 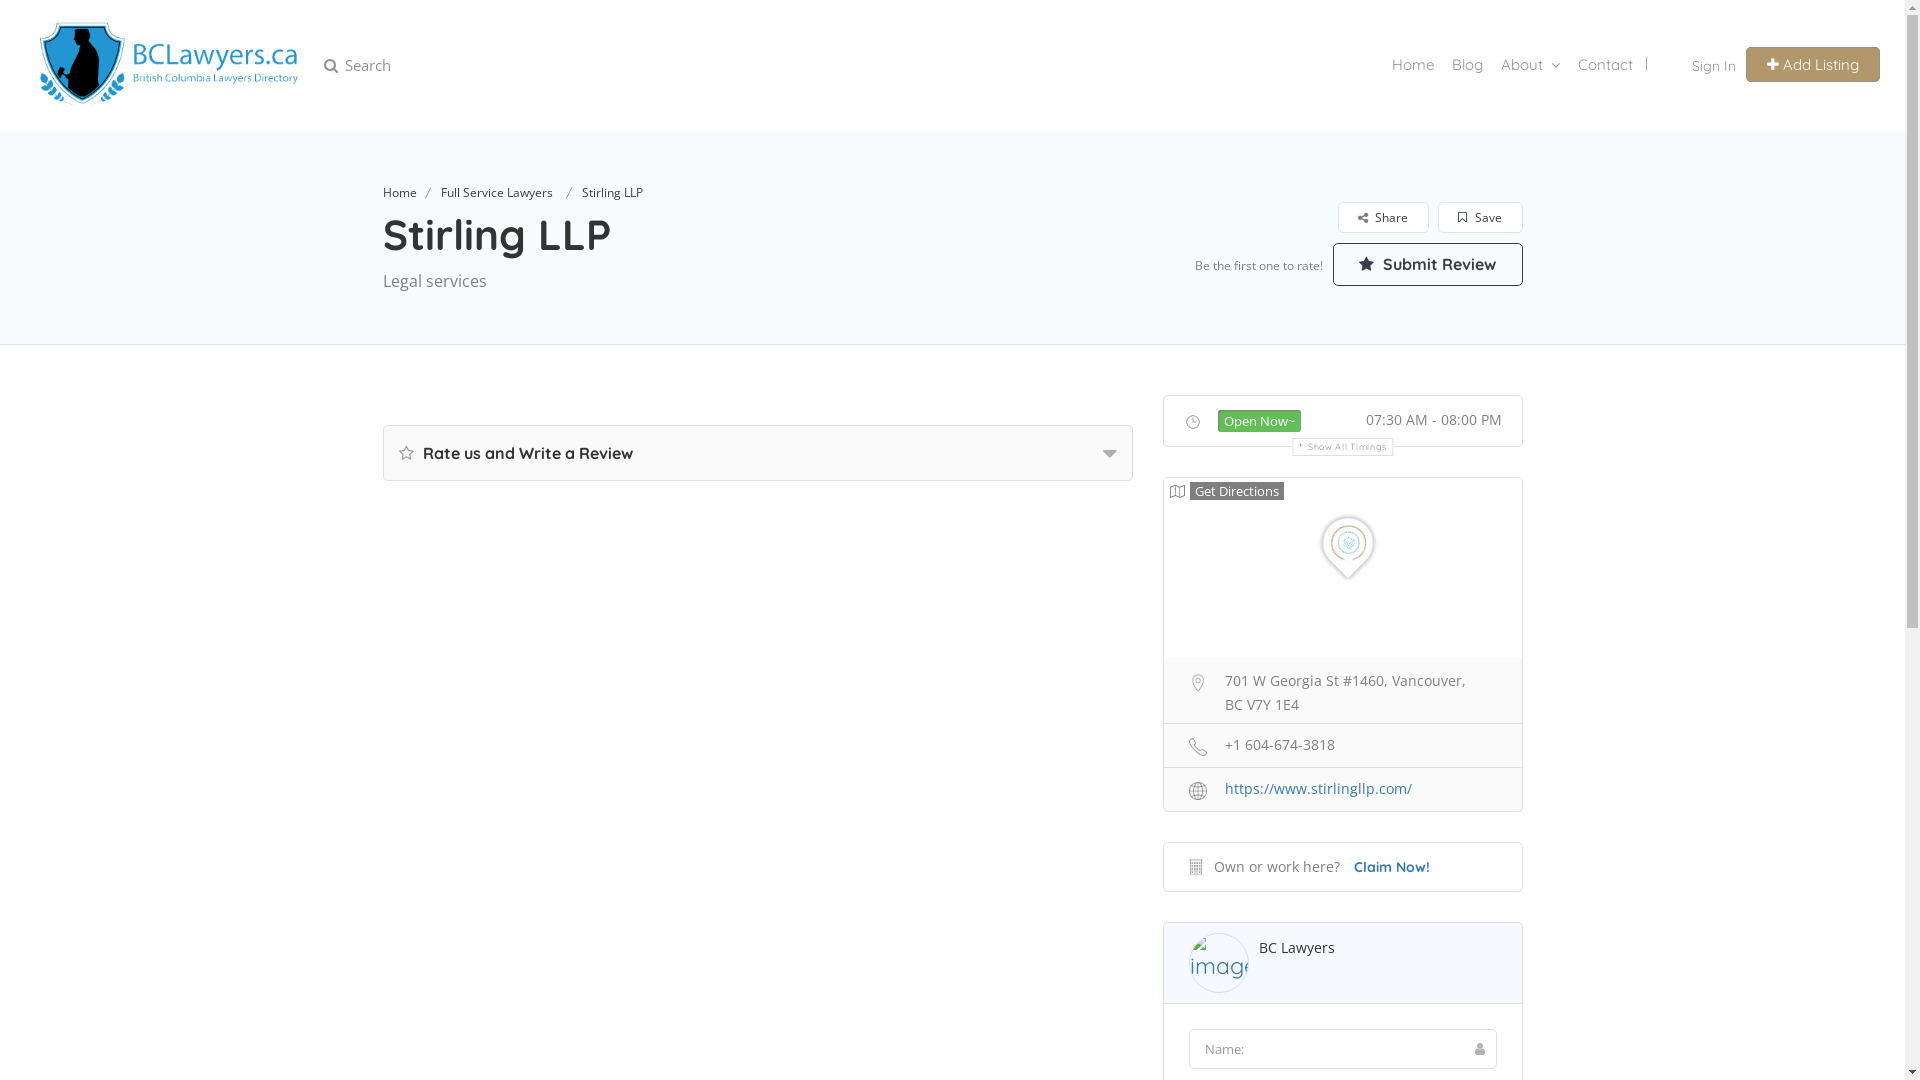 I want to click on 'BC Lawyers', so click(x=1296, y=946).